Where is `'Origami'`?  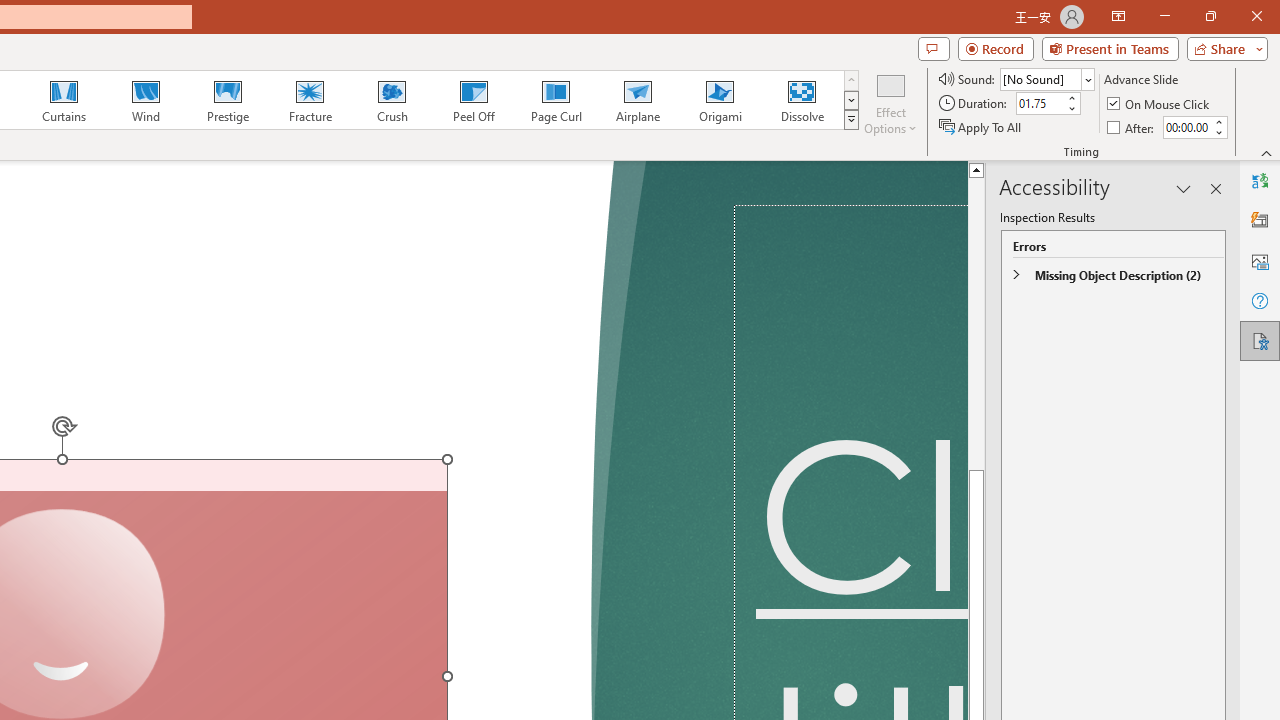 'Origami' is located at coordinates (720, 100).